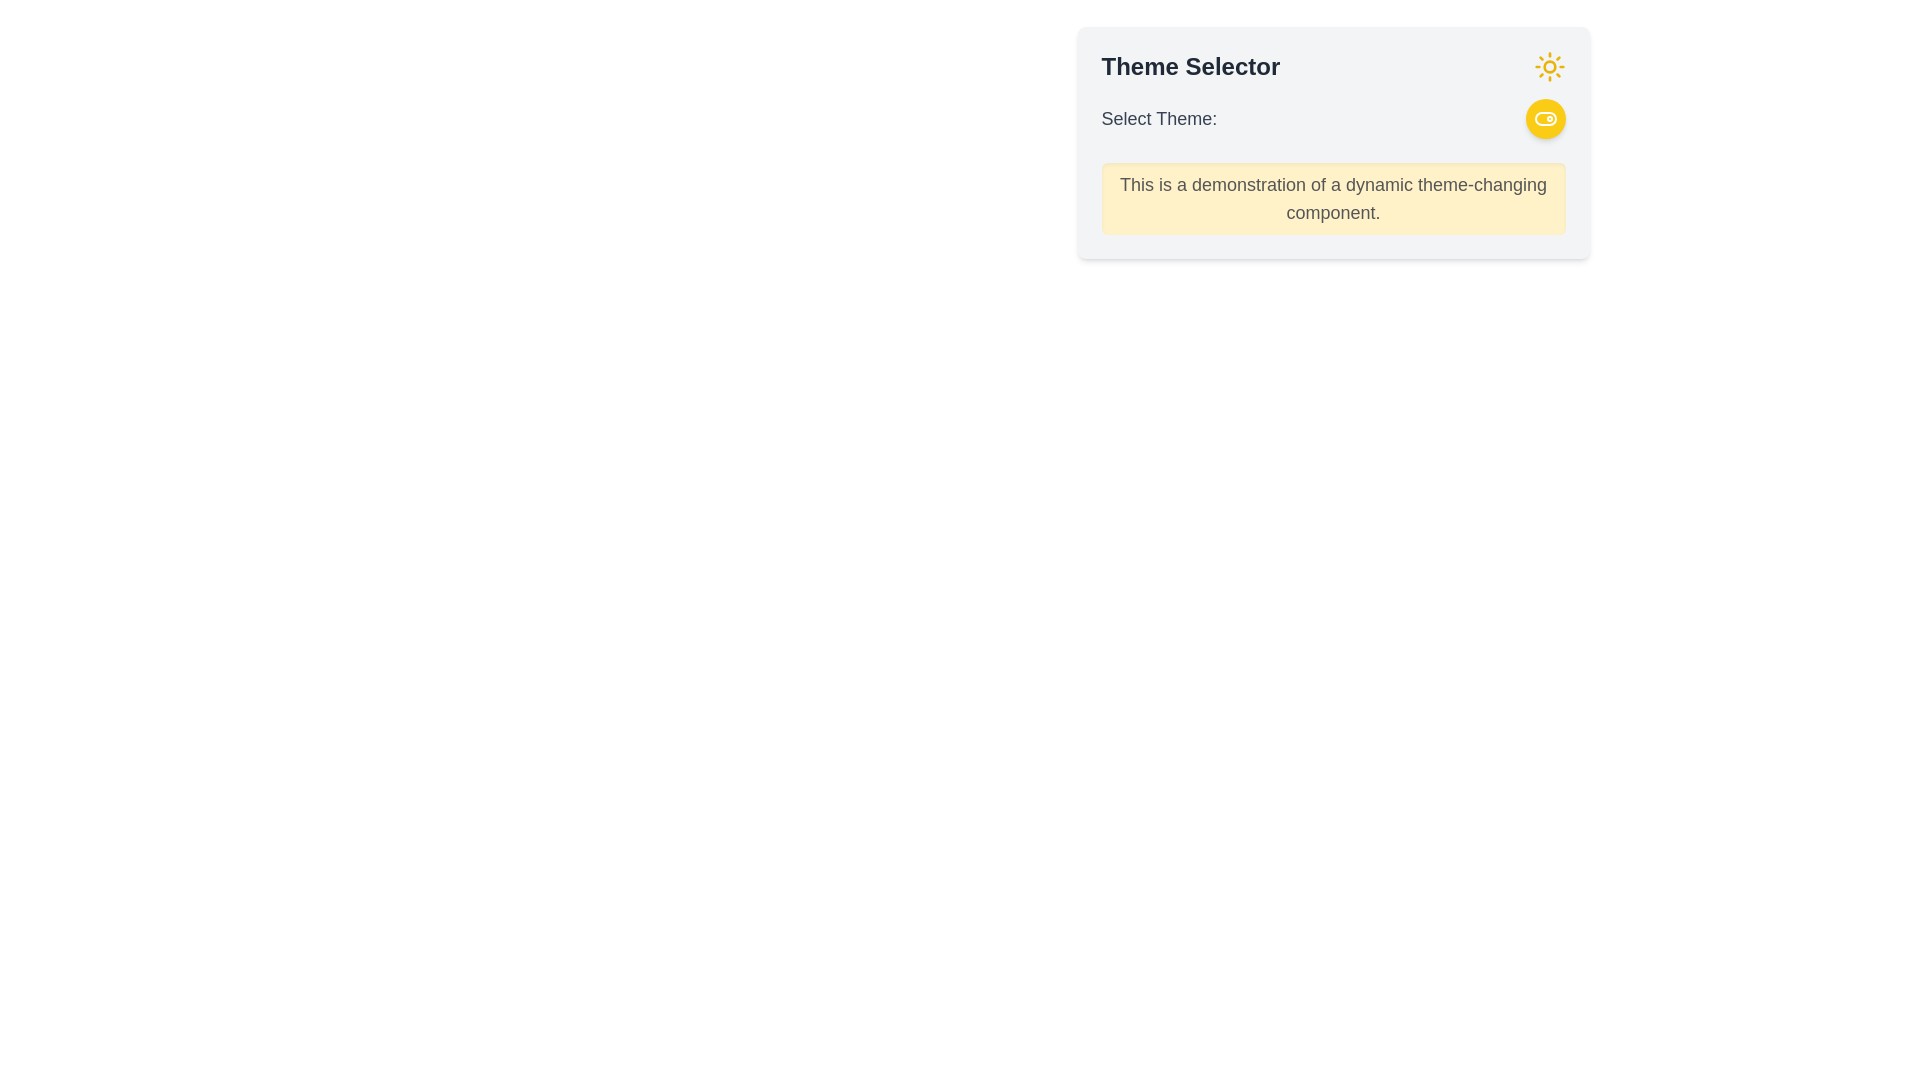 The image size is (1920, 1080). What do you see at coordinates (1544, 119) in the screenshot?
I see `the toggle switch located in the top-right corner of the 'Theme Selector' card` at bounding box center [1544, 119].